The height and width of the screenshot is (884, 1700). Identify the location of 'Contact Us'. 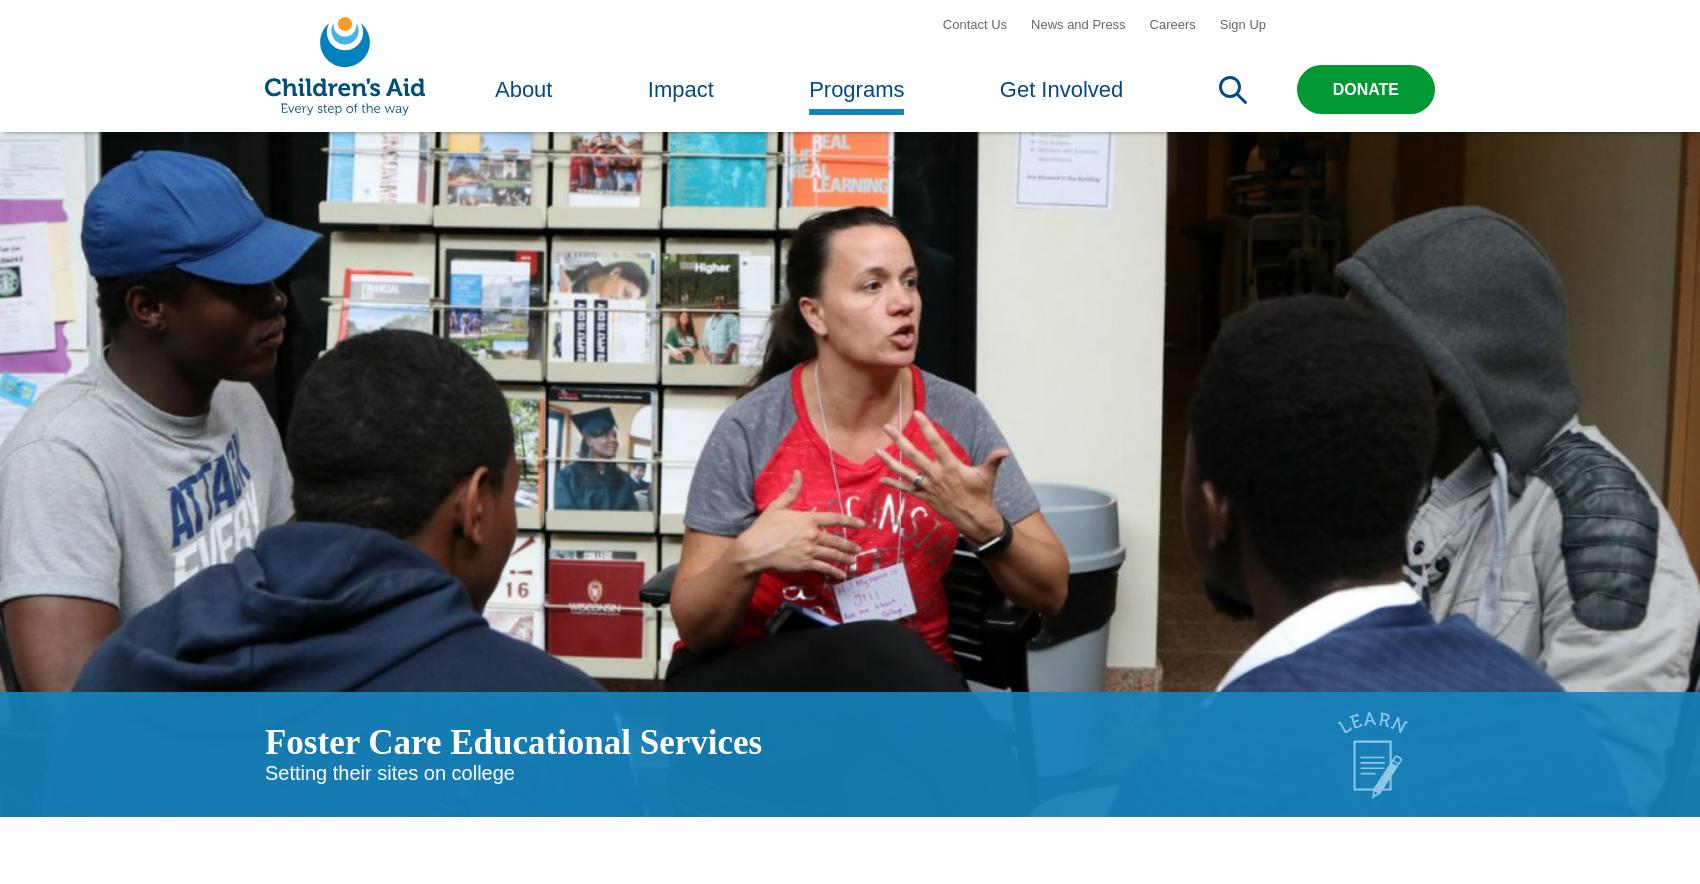
(941, 37).